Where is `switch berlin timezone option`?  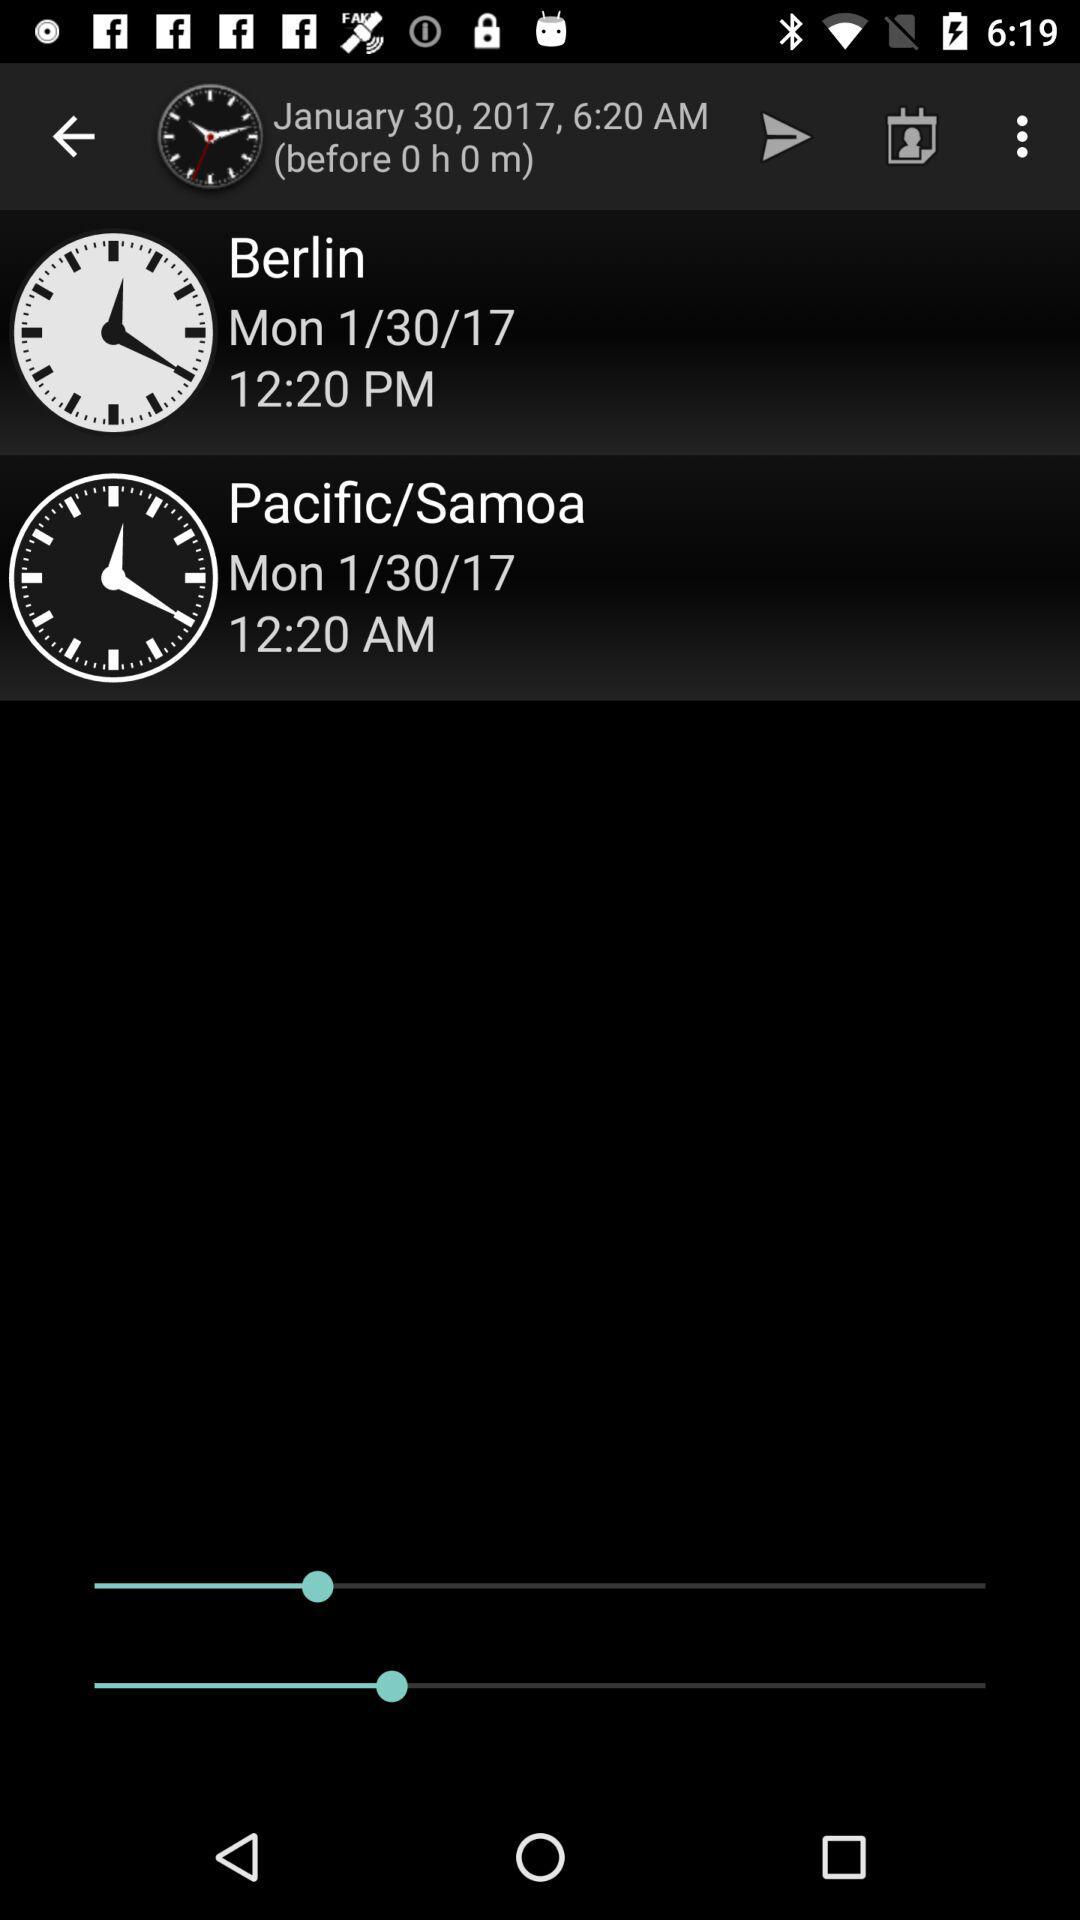 switch berlin timezone option is located at coordinates (540, 332).